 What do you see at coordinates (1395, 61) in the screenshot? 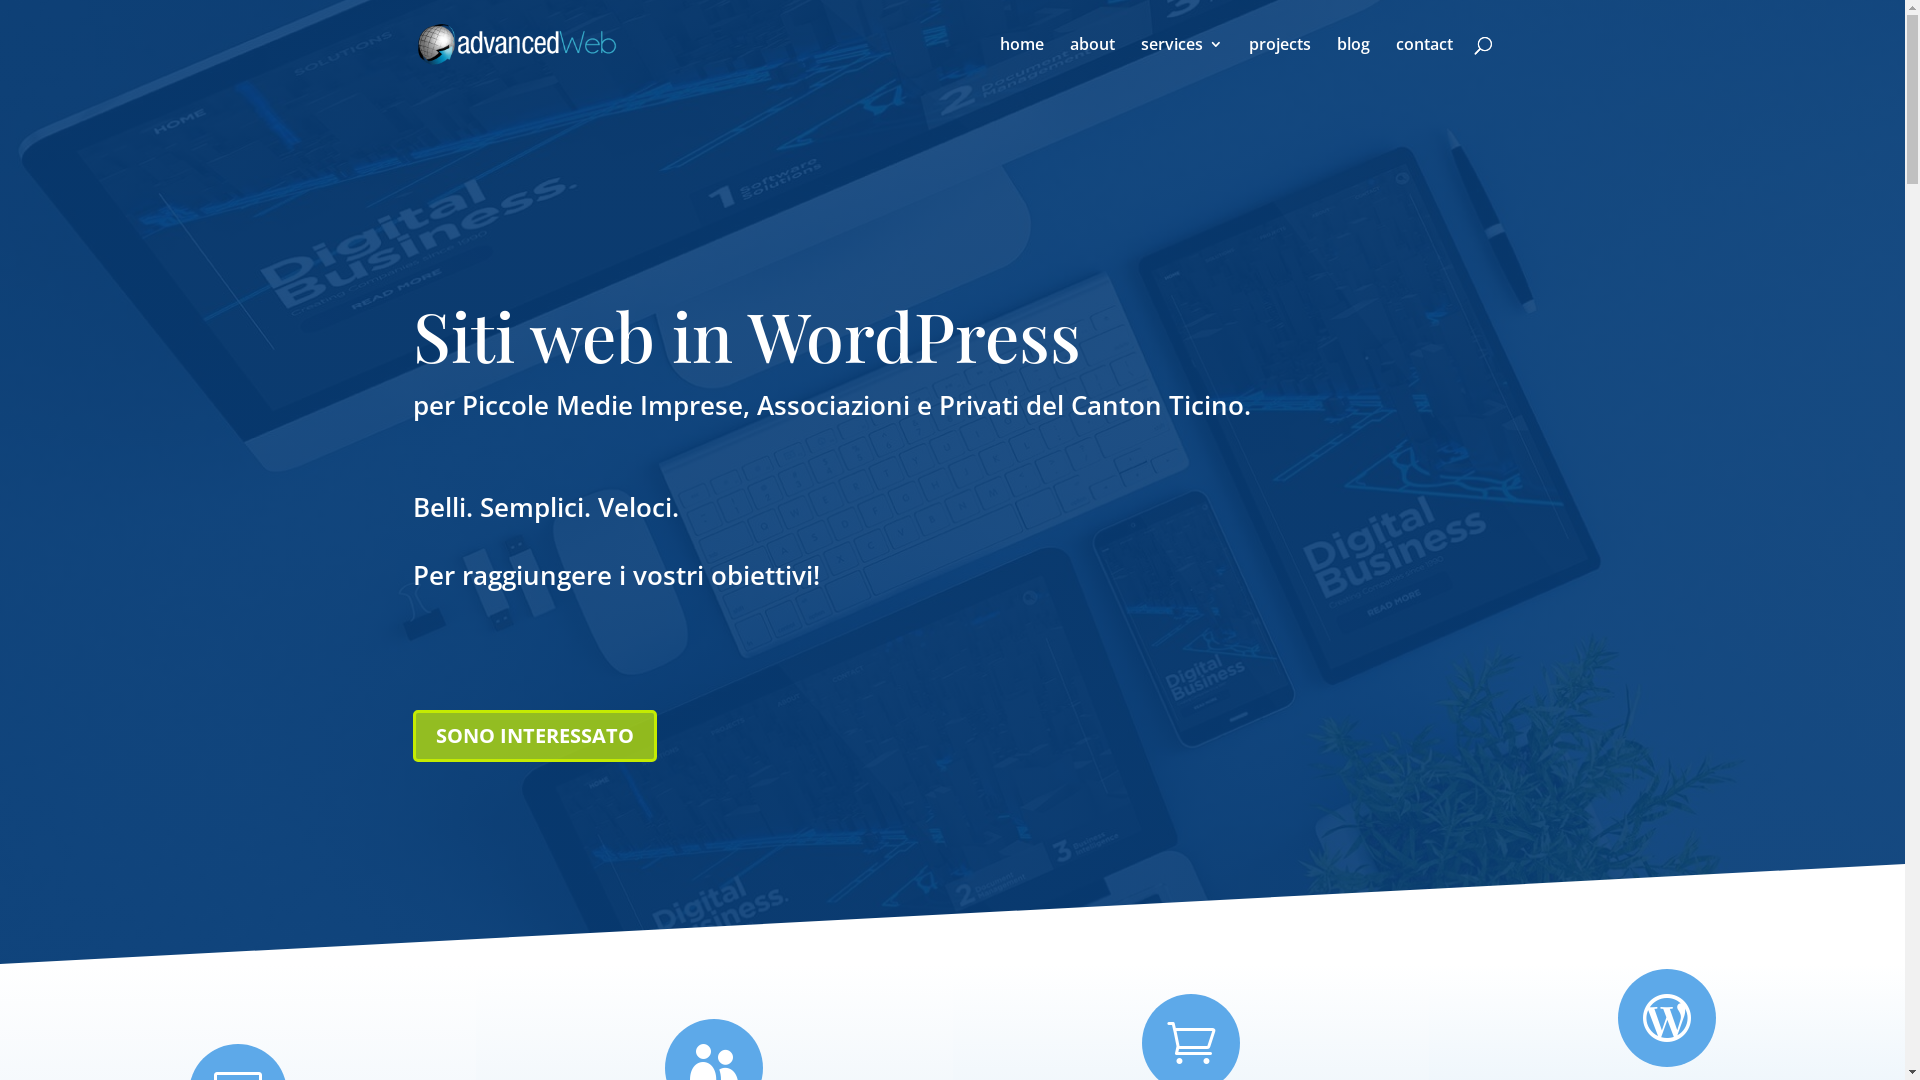
I see `'contact'` at bounding box center [1395, 61].